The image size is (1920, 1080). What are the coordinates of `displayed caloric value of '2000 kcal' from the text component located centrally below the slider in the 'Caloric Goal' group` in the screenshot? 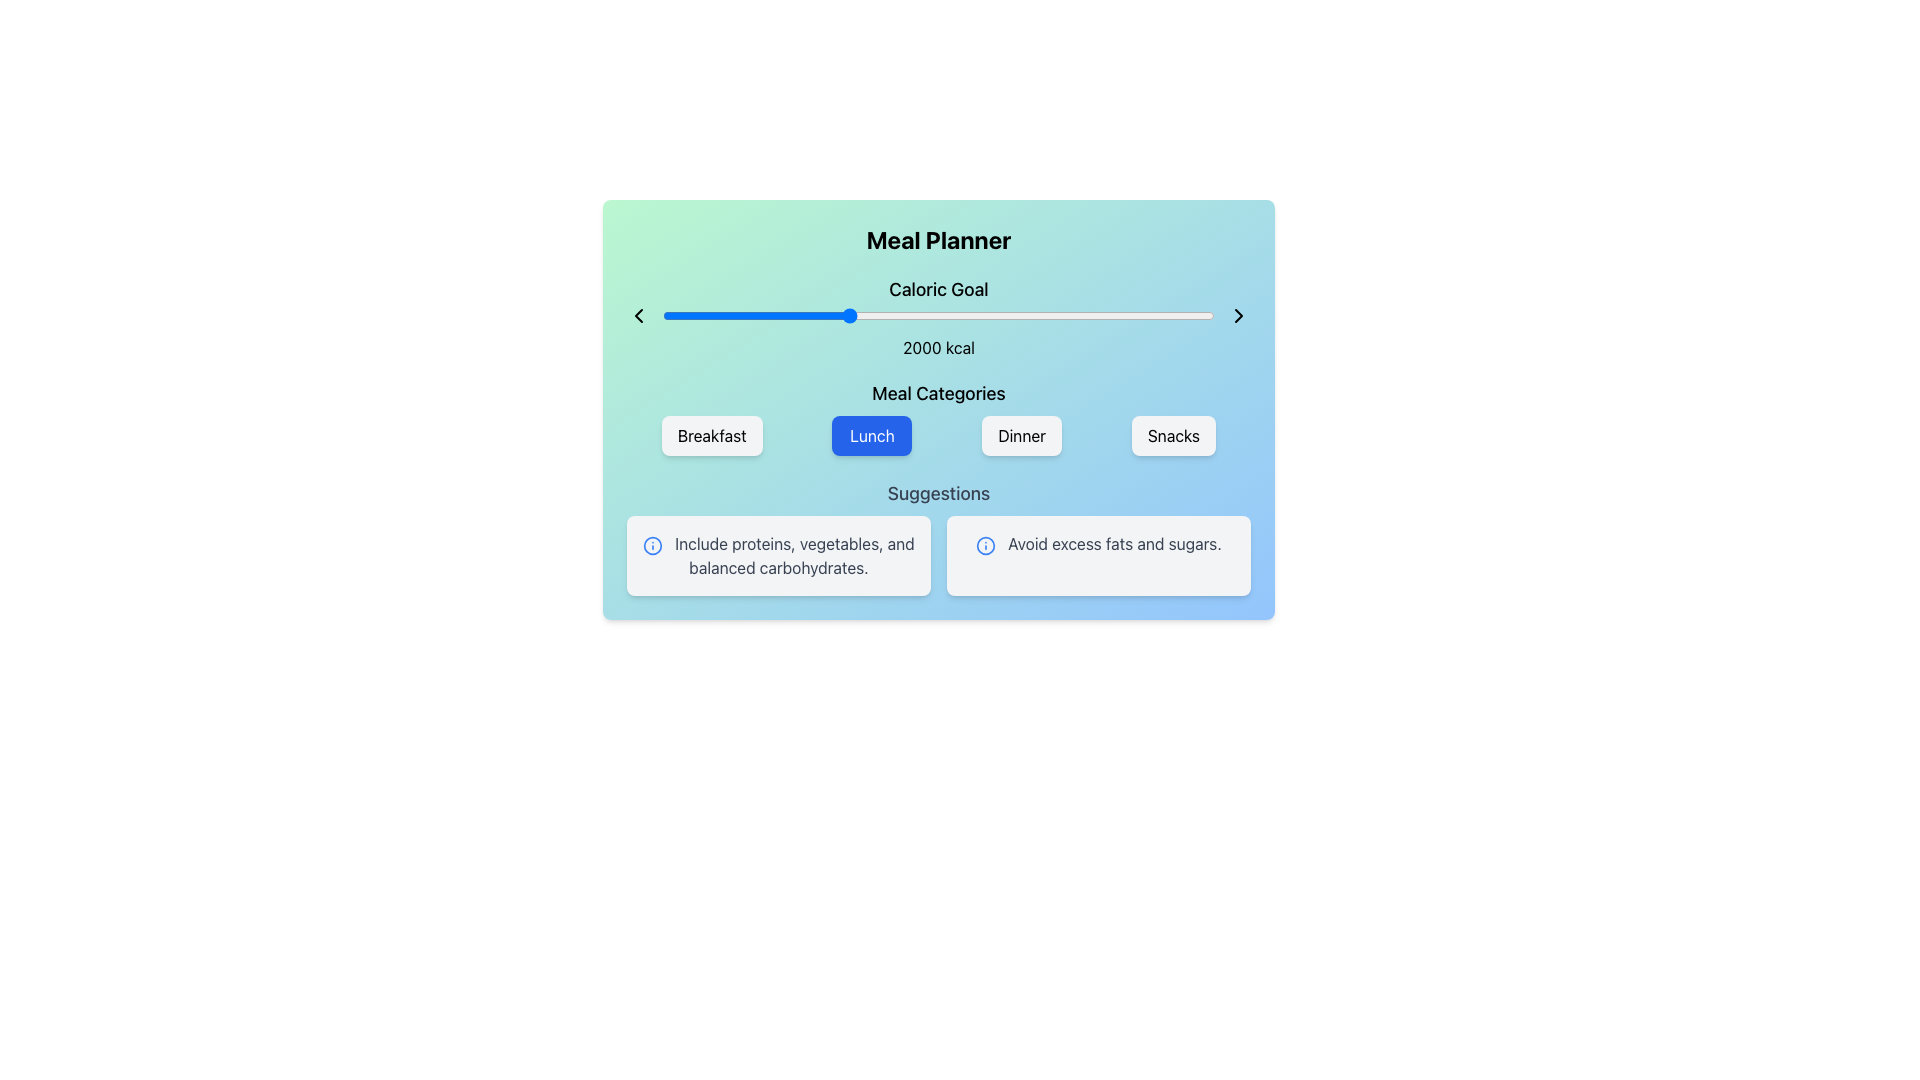 It's located at (938, 346).